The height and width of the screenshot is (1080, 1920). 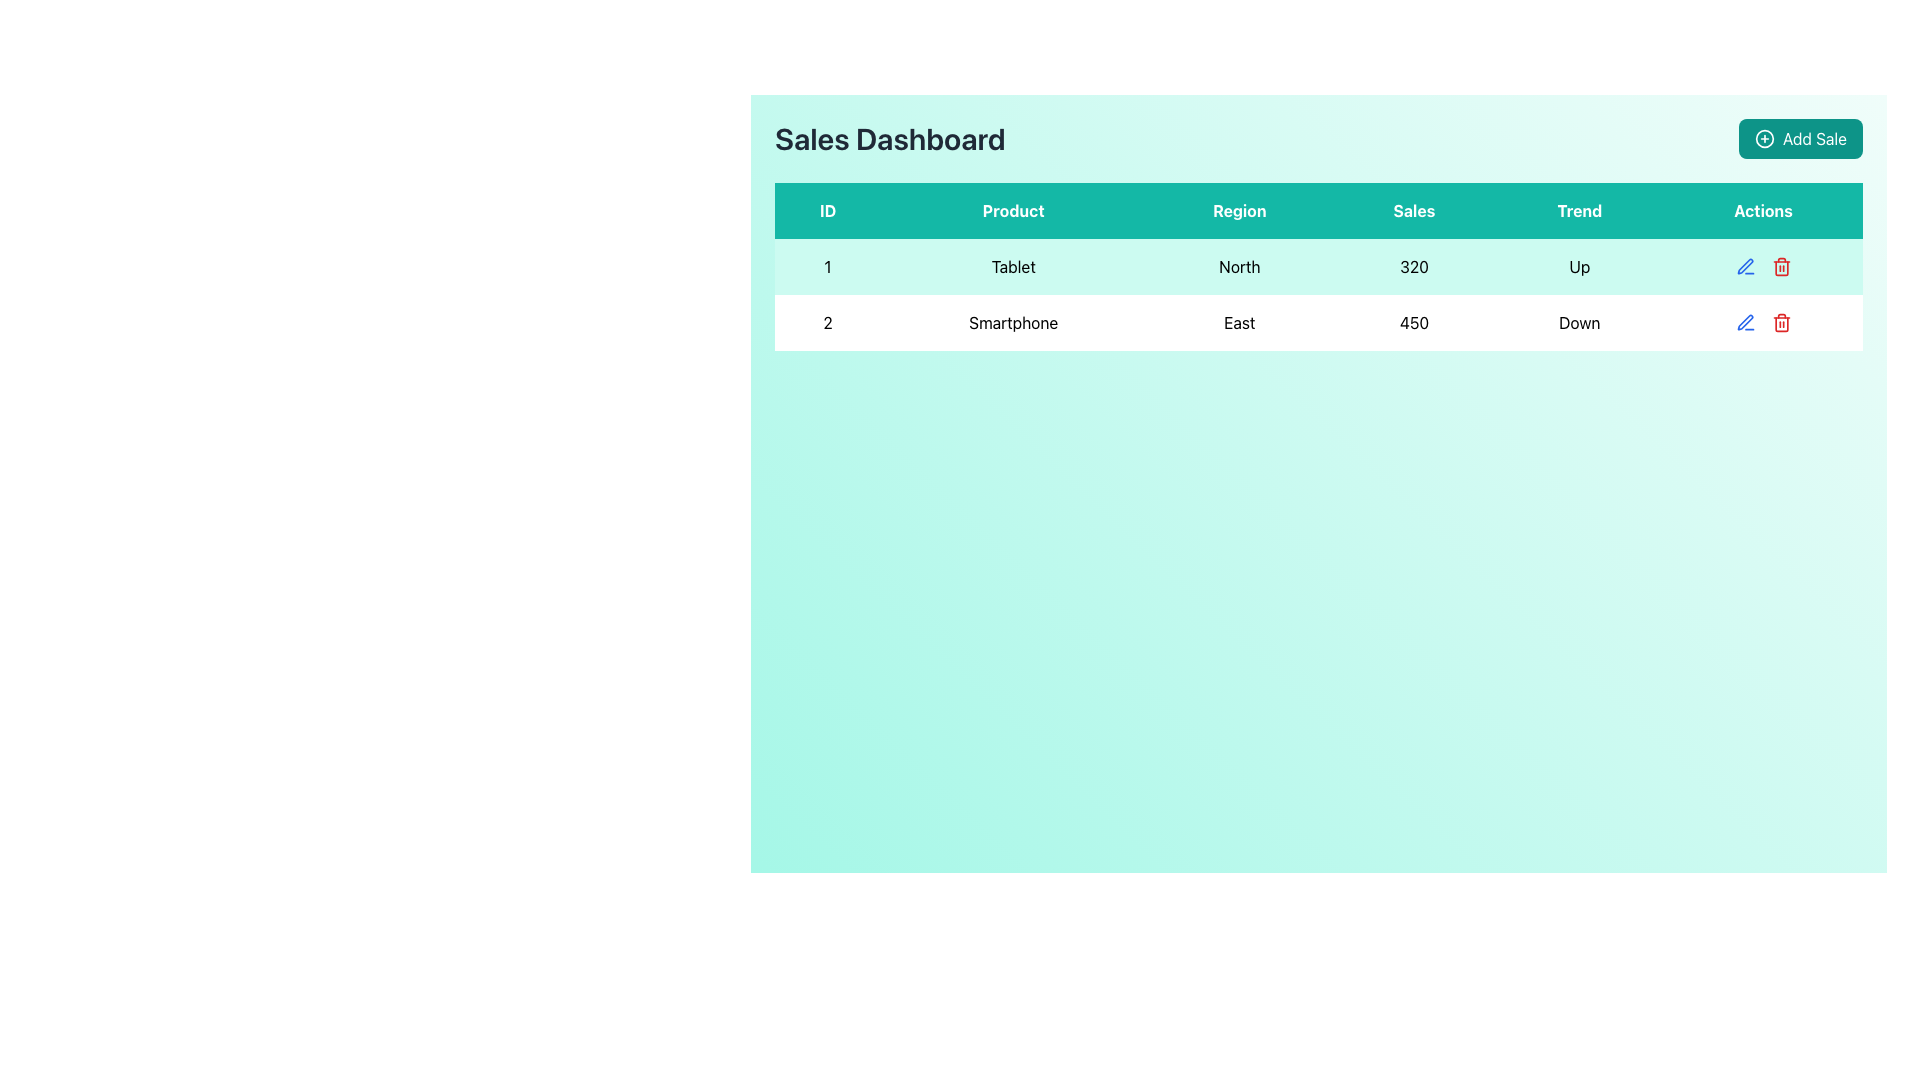 I want to click on the second row of the data table that contains specific information about a record, including ID, product name, region, sales amount, and trend, so click(x=1319, y=322).